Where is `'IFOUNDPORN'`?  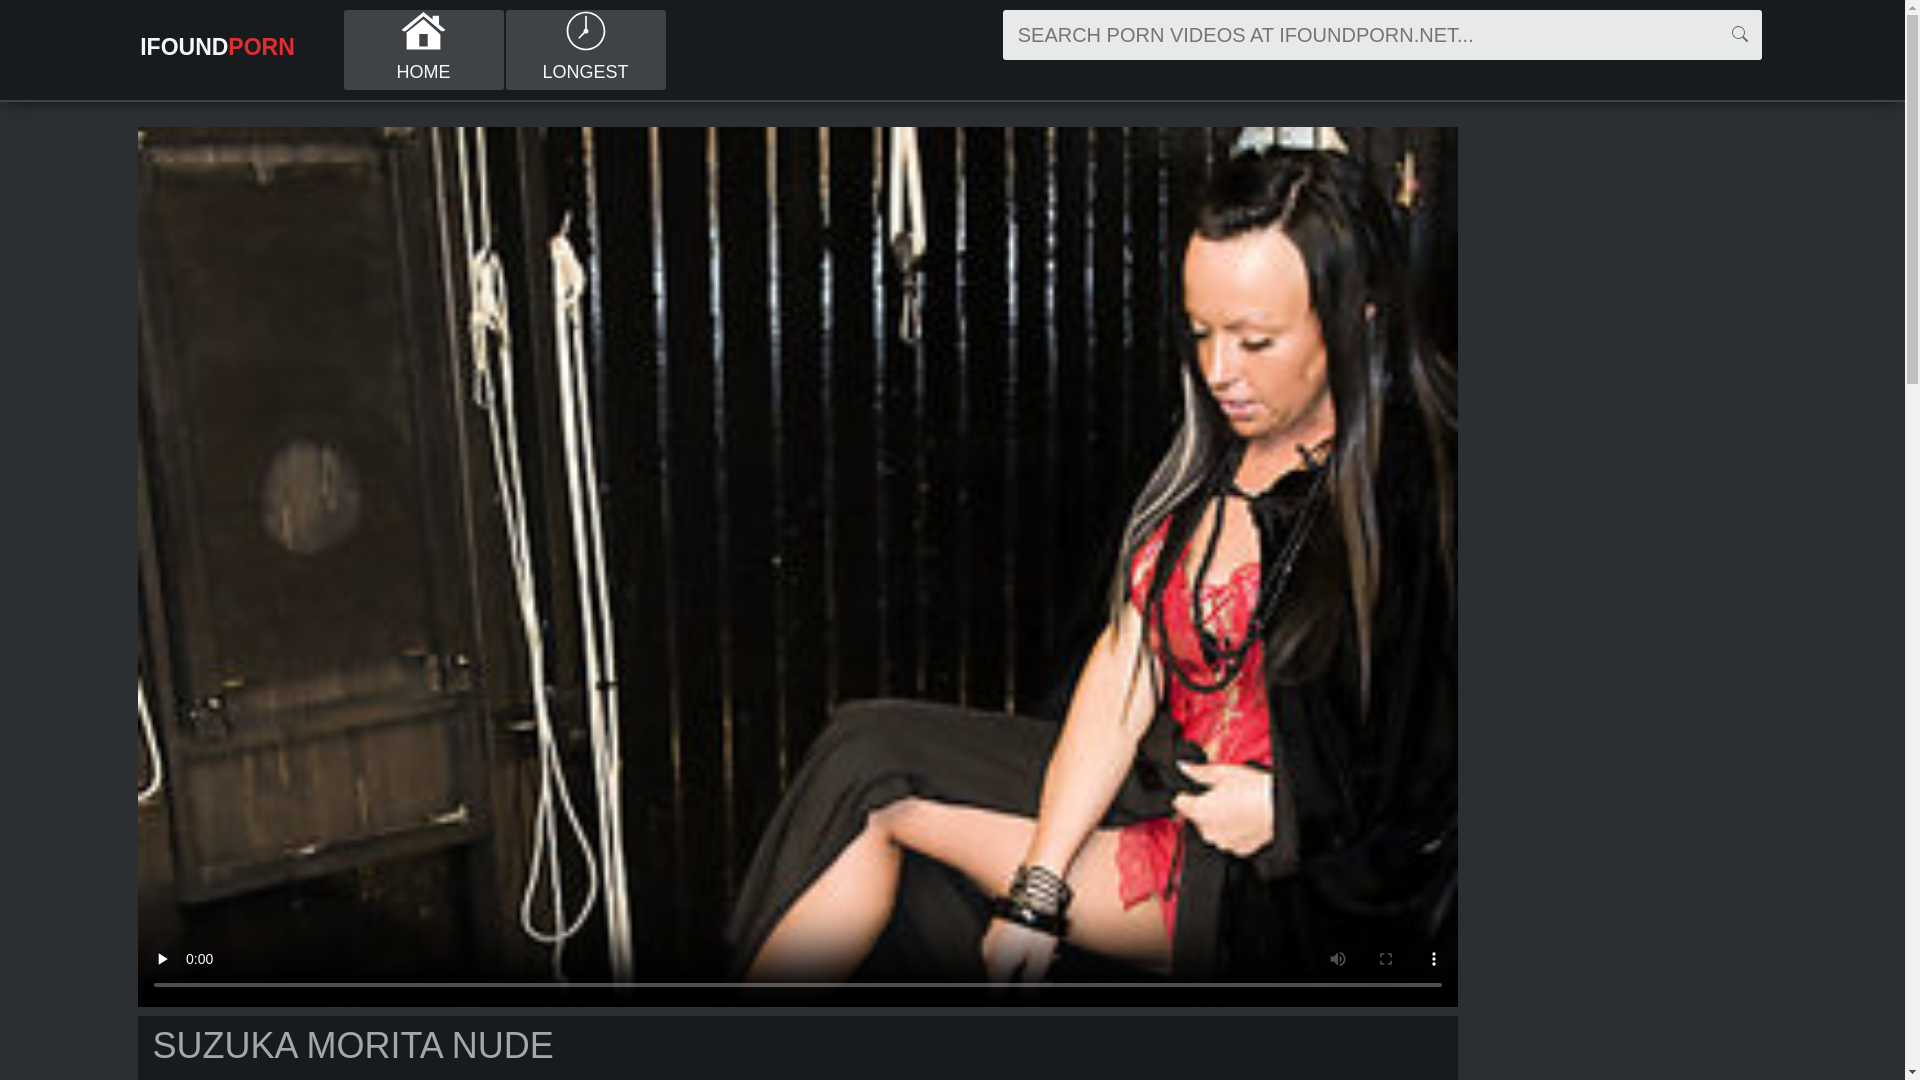 'IFOUNDPORN' is located at coordinates (131, 45).